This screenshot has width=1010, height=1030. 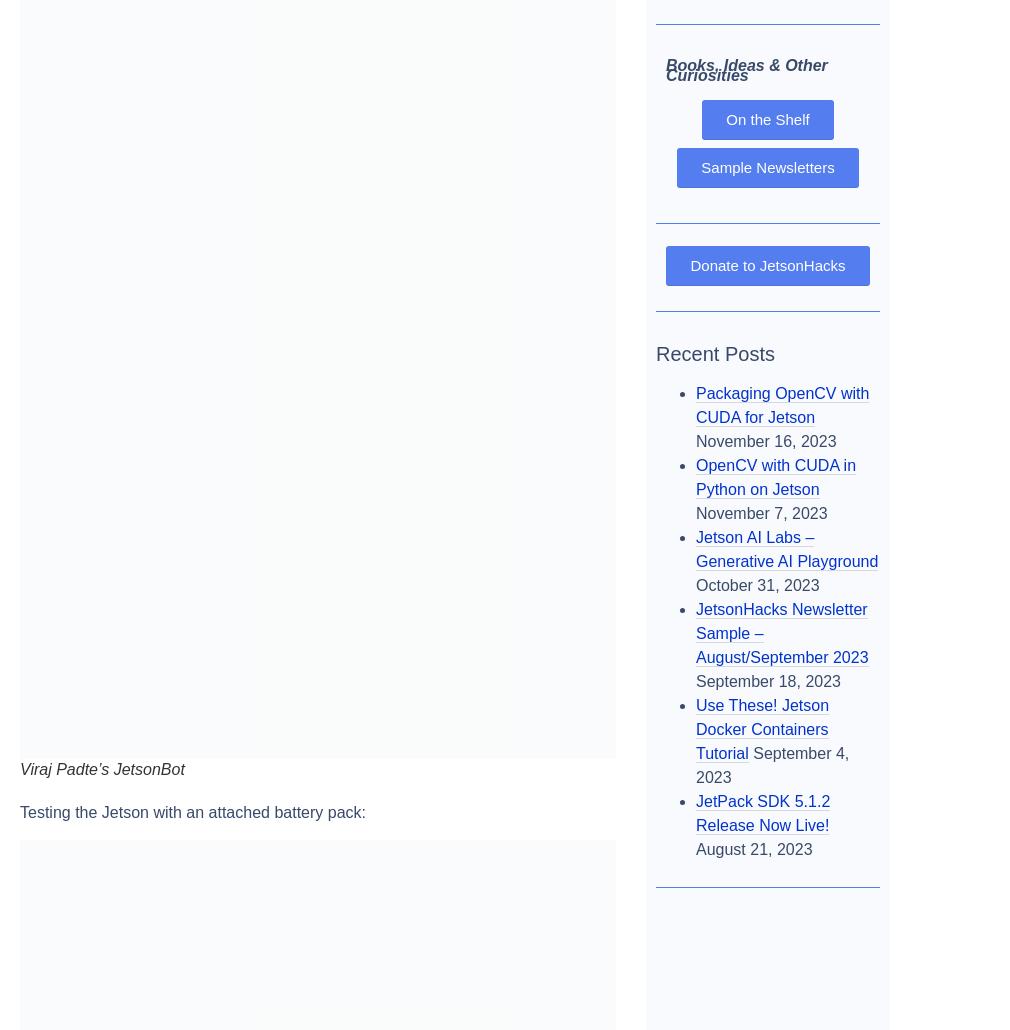 What do you see at coordinates (762, 811) in the screenshot?
I see `'JetPack SDK 5.1.2 Release Now Live!'` at bounding box center [762, 811].